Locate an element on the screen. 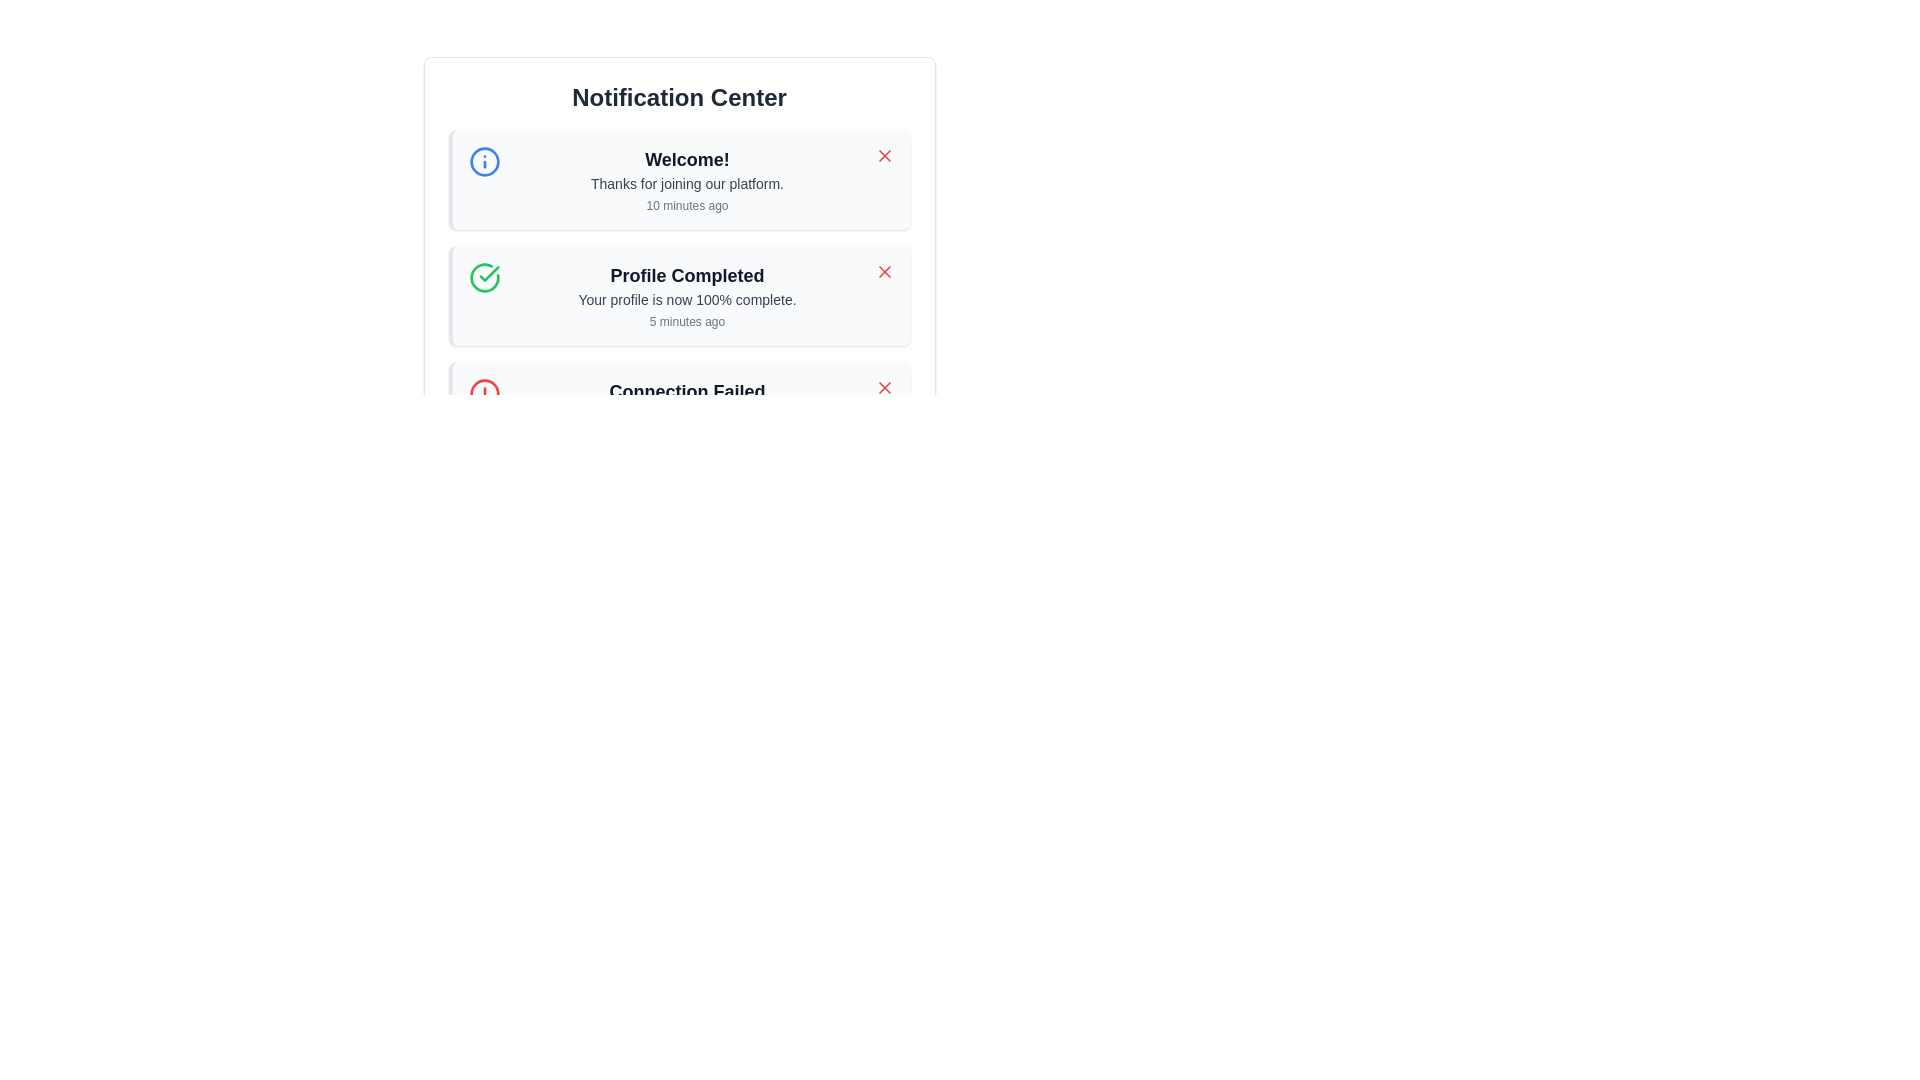 The image size is (1920, 1080). the red 'X' icon button for closing the 'Connection Failed' notification for keyboard operation is located at coordinates (883, 388).